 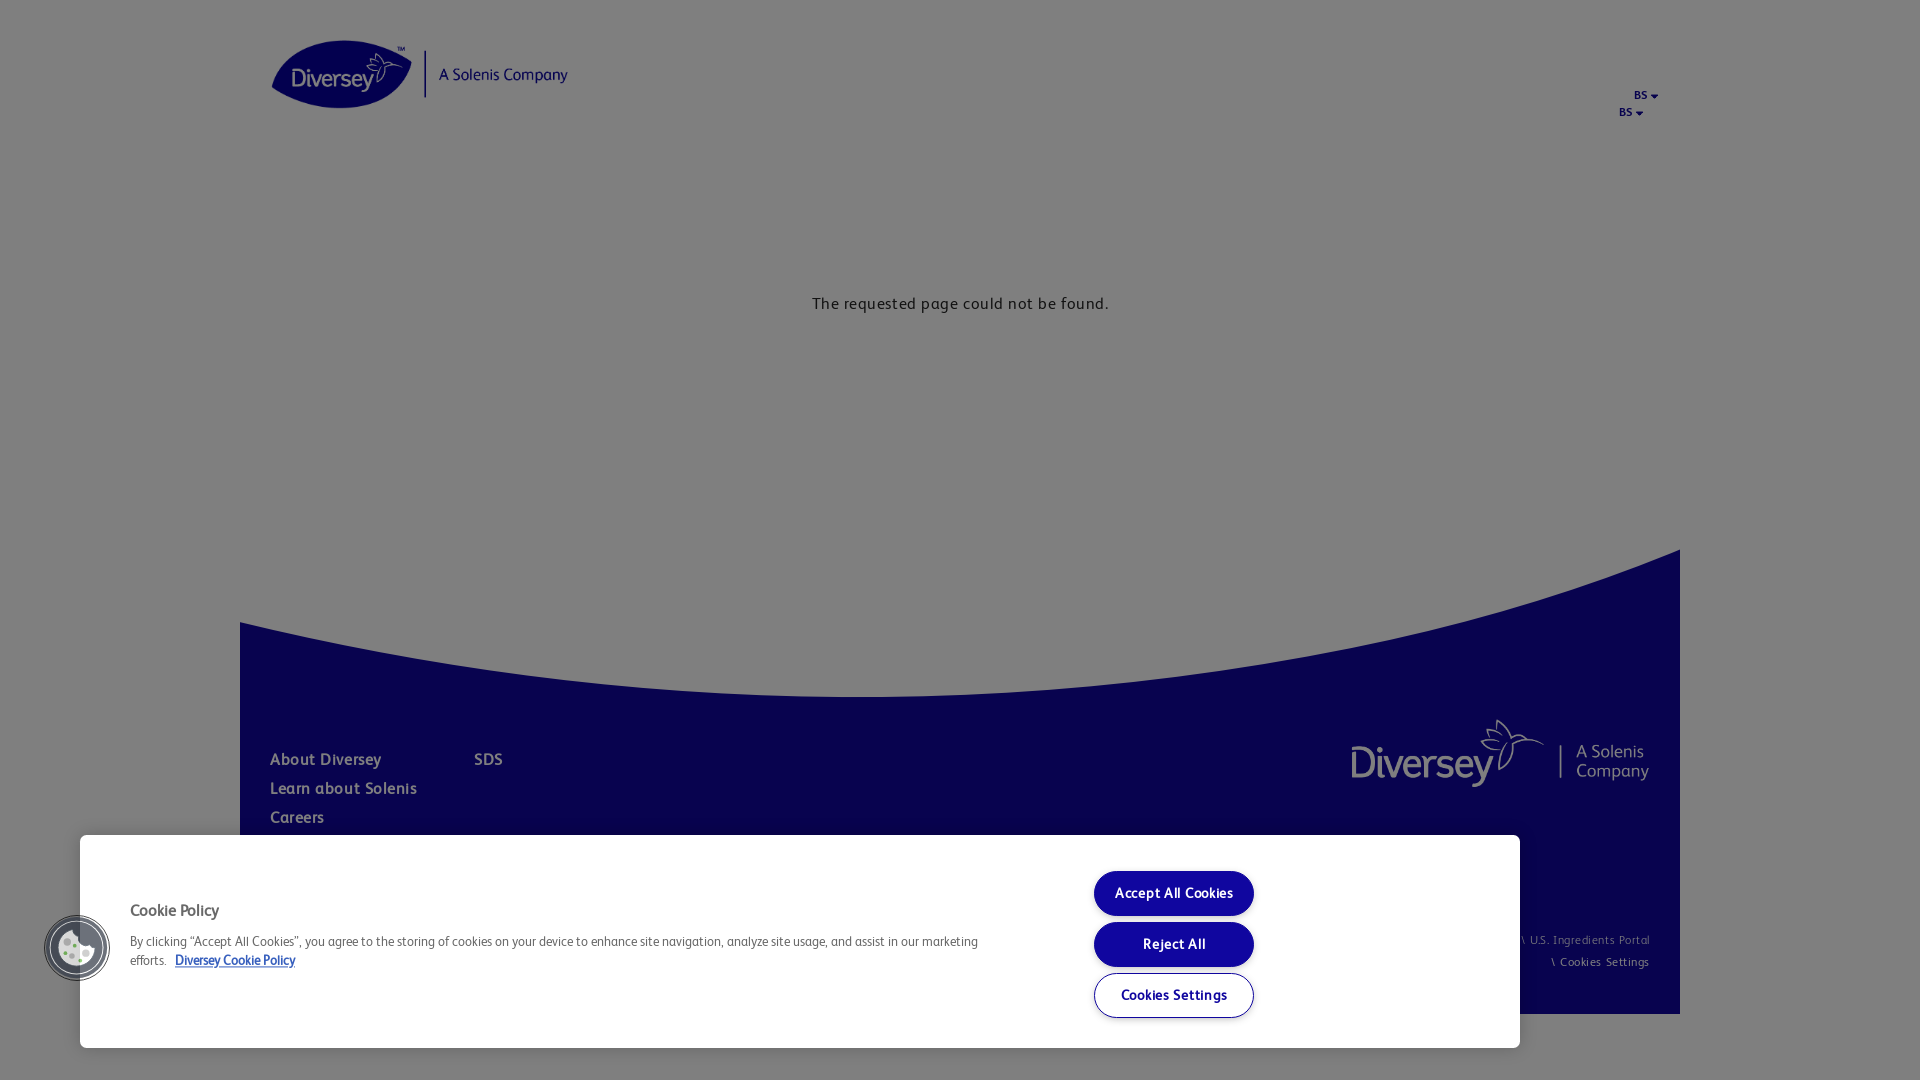 What do you see at coordinates (1093, 944) in the screenshot?
I see `'Reject All'` at bounding box center [1093, 944].